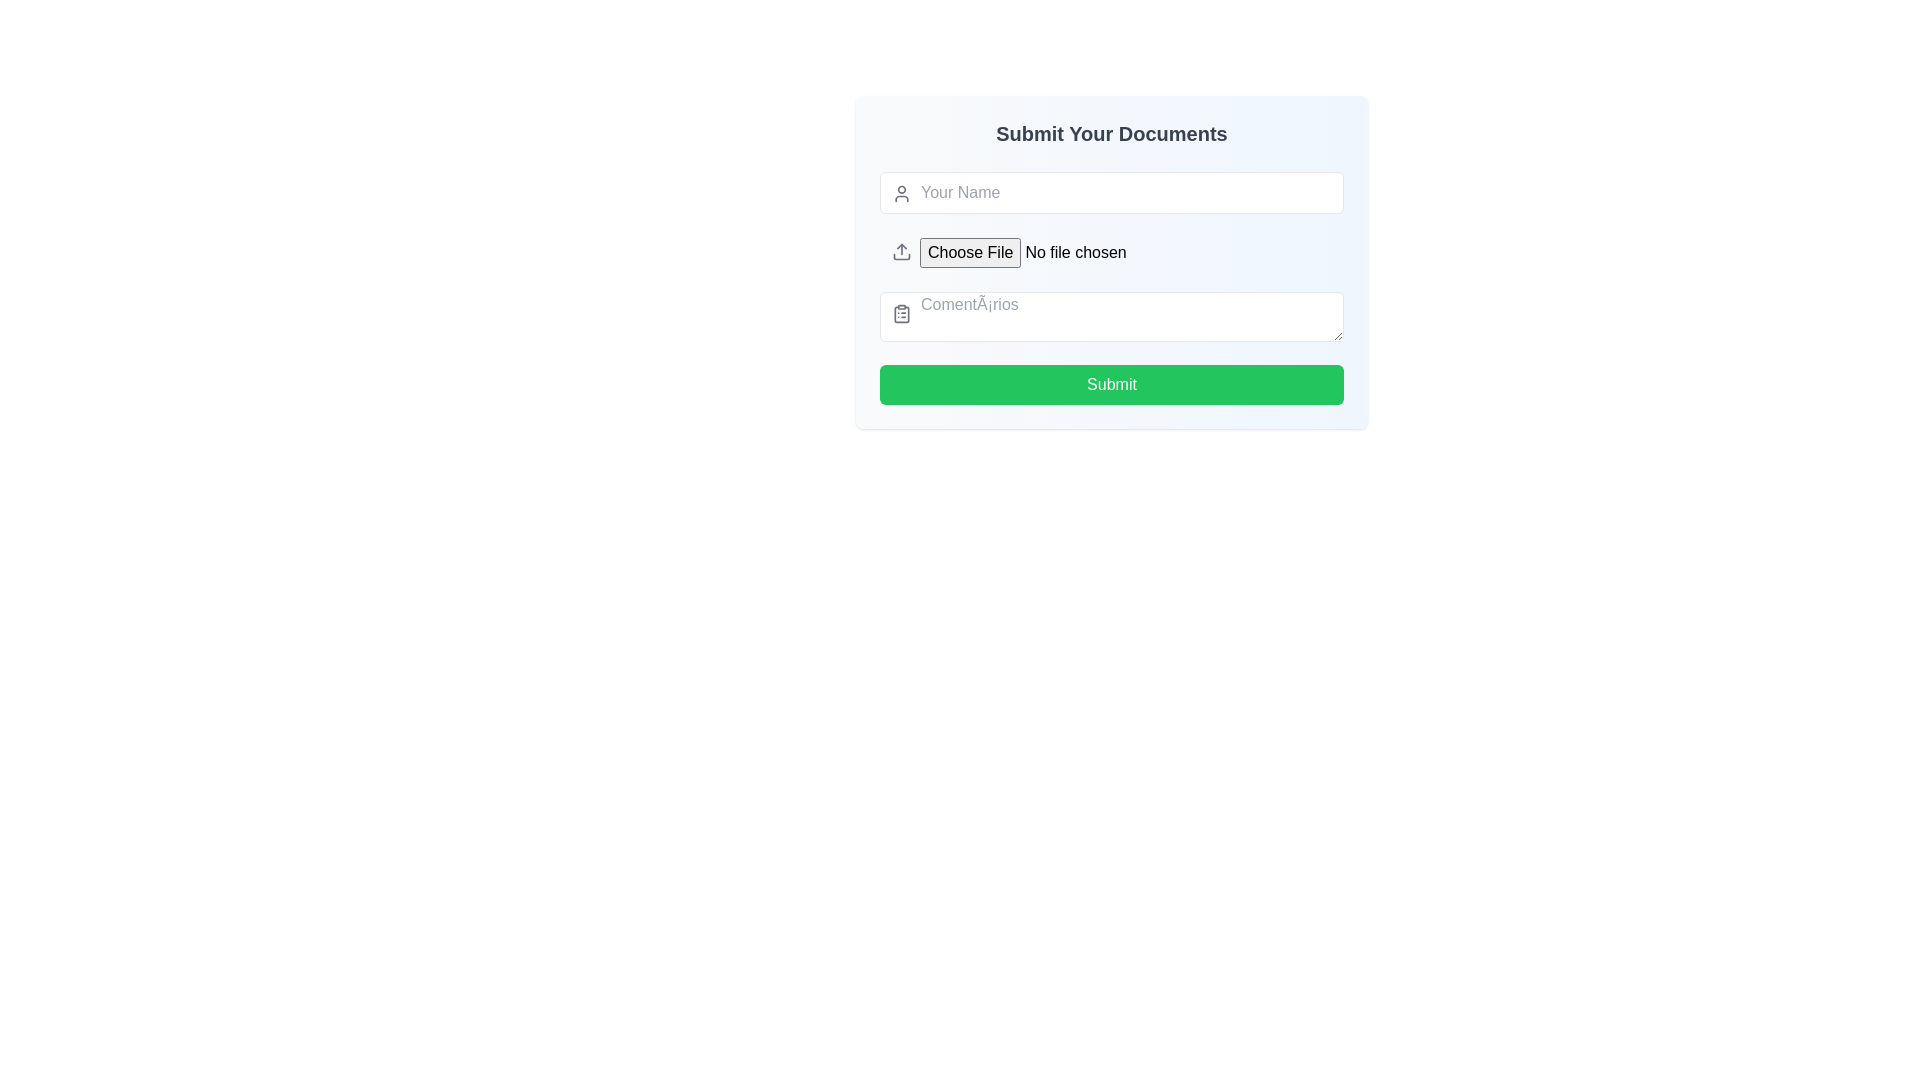  What do you see at coordinates (901, 250) in the screenshot?
I see `the upload icon located to the left of the 'Choose File' button within the 'Submit Your Documents' form for information` at bounding box center [901, 250].